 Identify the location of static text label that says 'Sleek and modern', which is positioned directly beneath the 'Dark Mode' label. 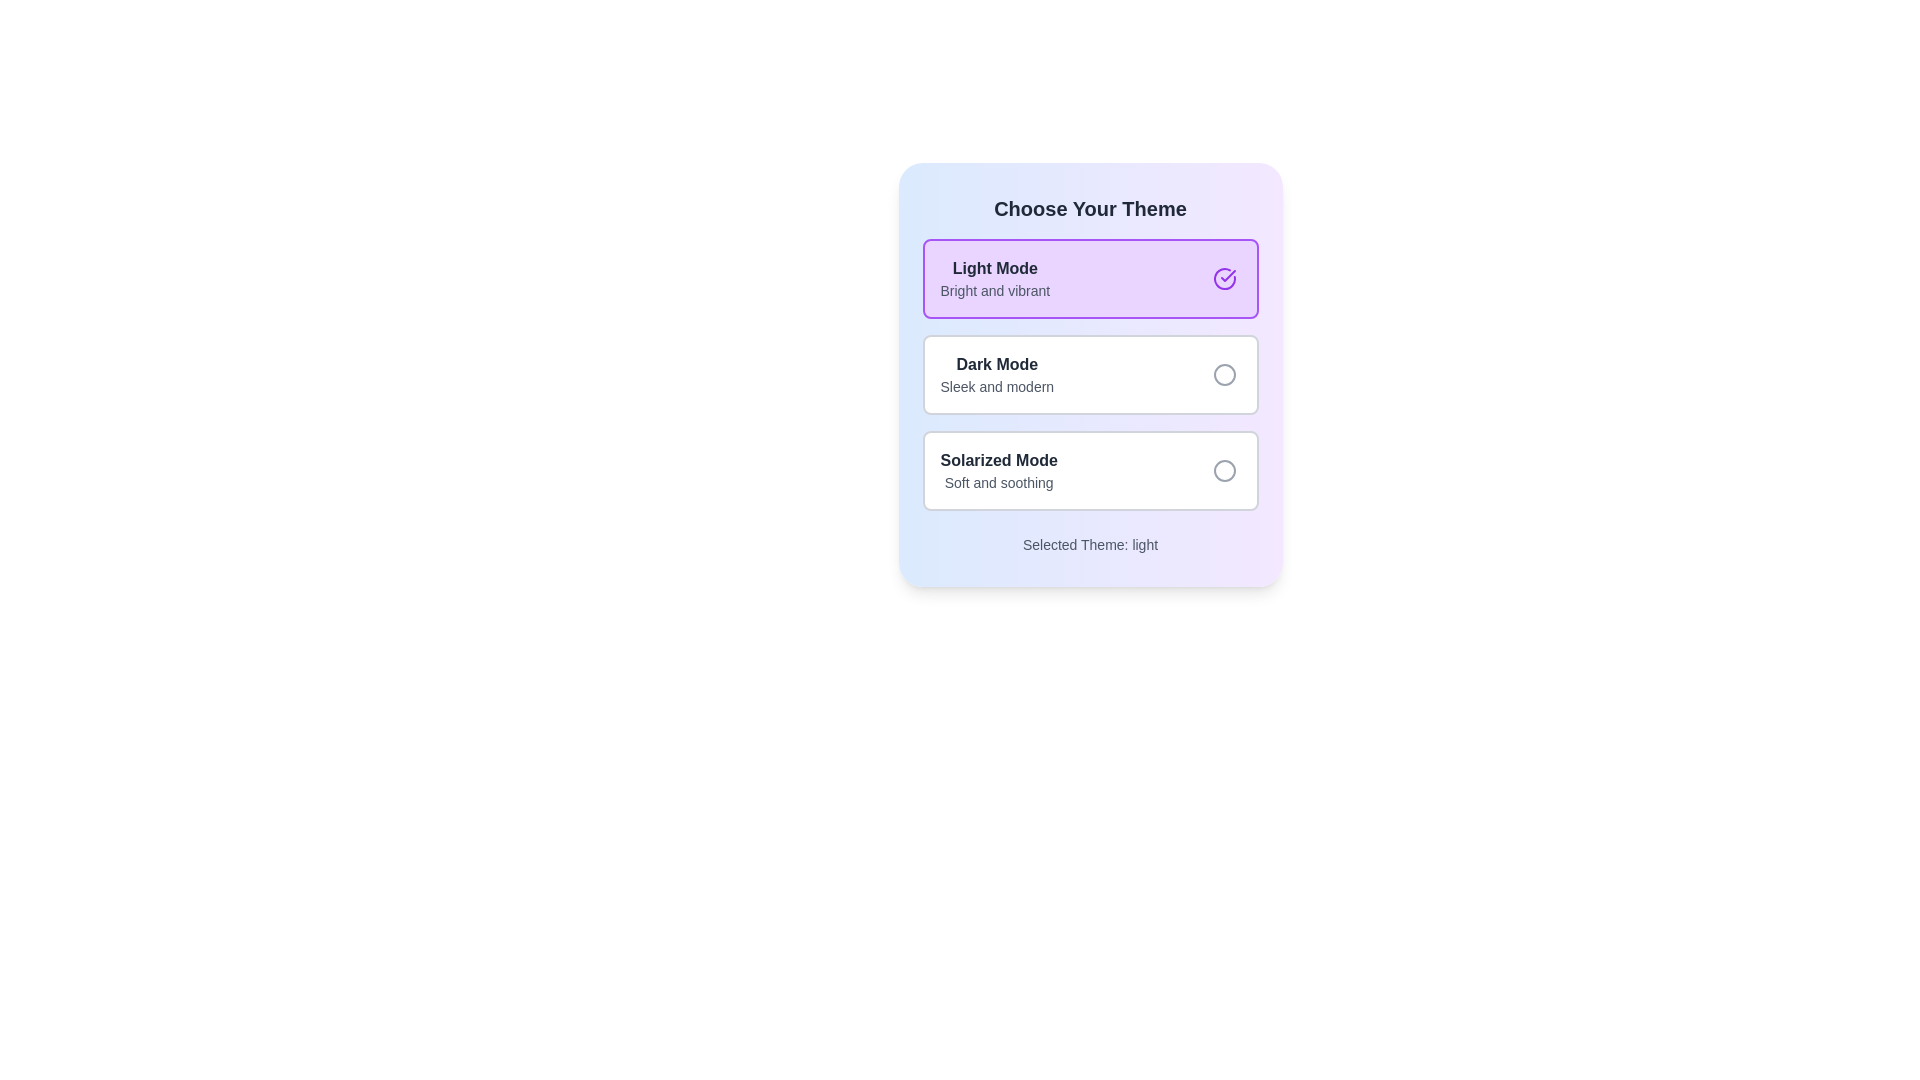
(997, 386).